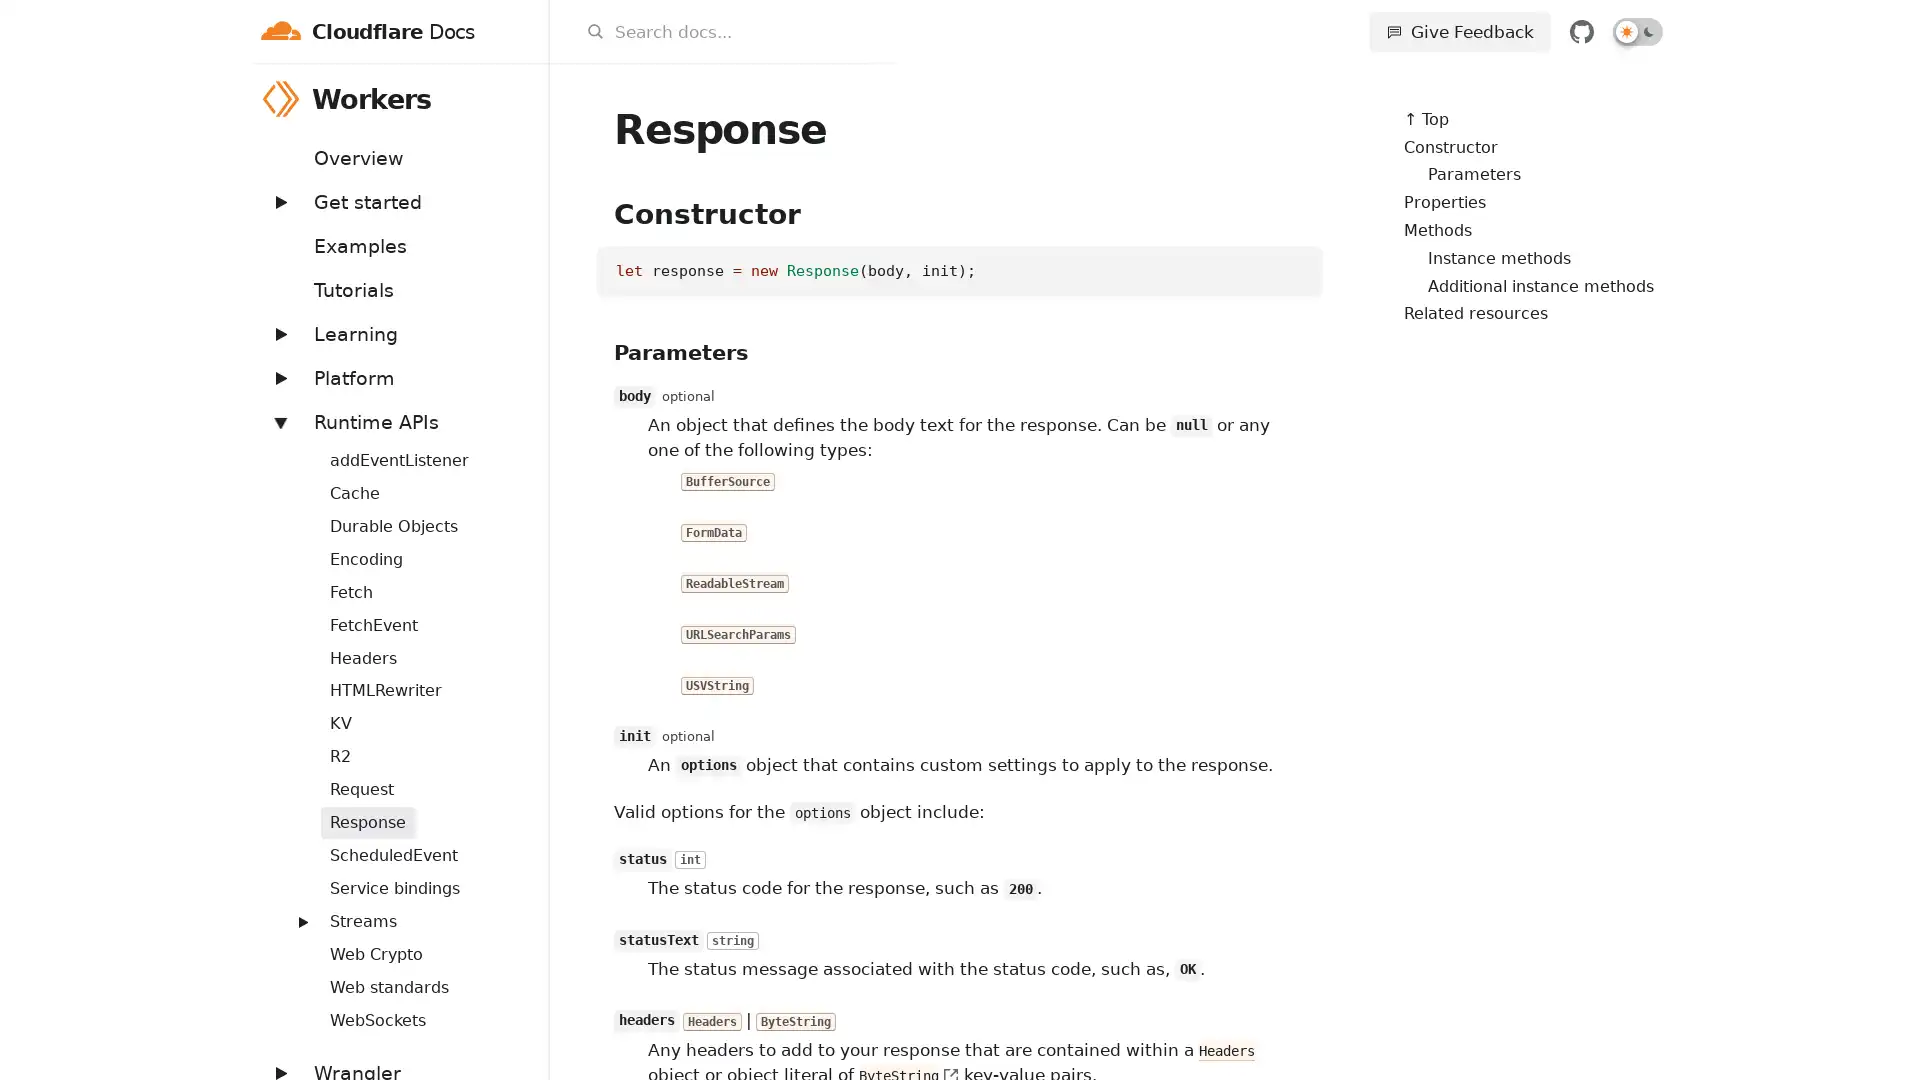 This screenshot has height=1080, width=1920. I want to click on Workers menu, so click(522, 98).